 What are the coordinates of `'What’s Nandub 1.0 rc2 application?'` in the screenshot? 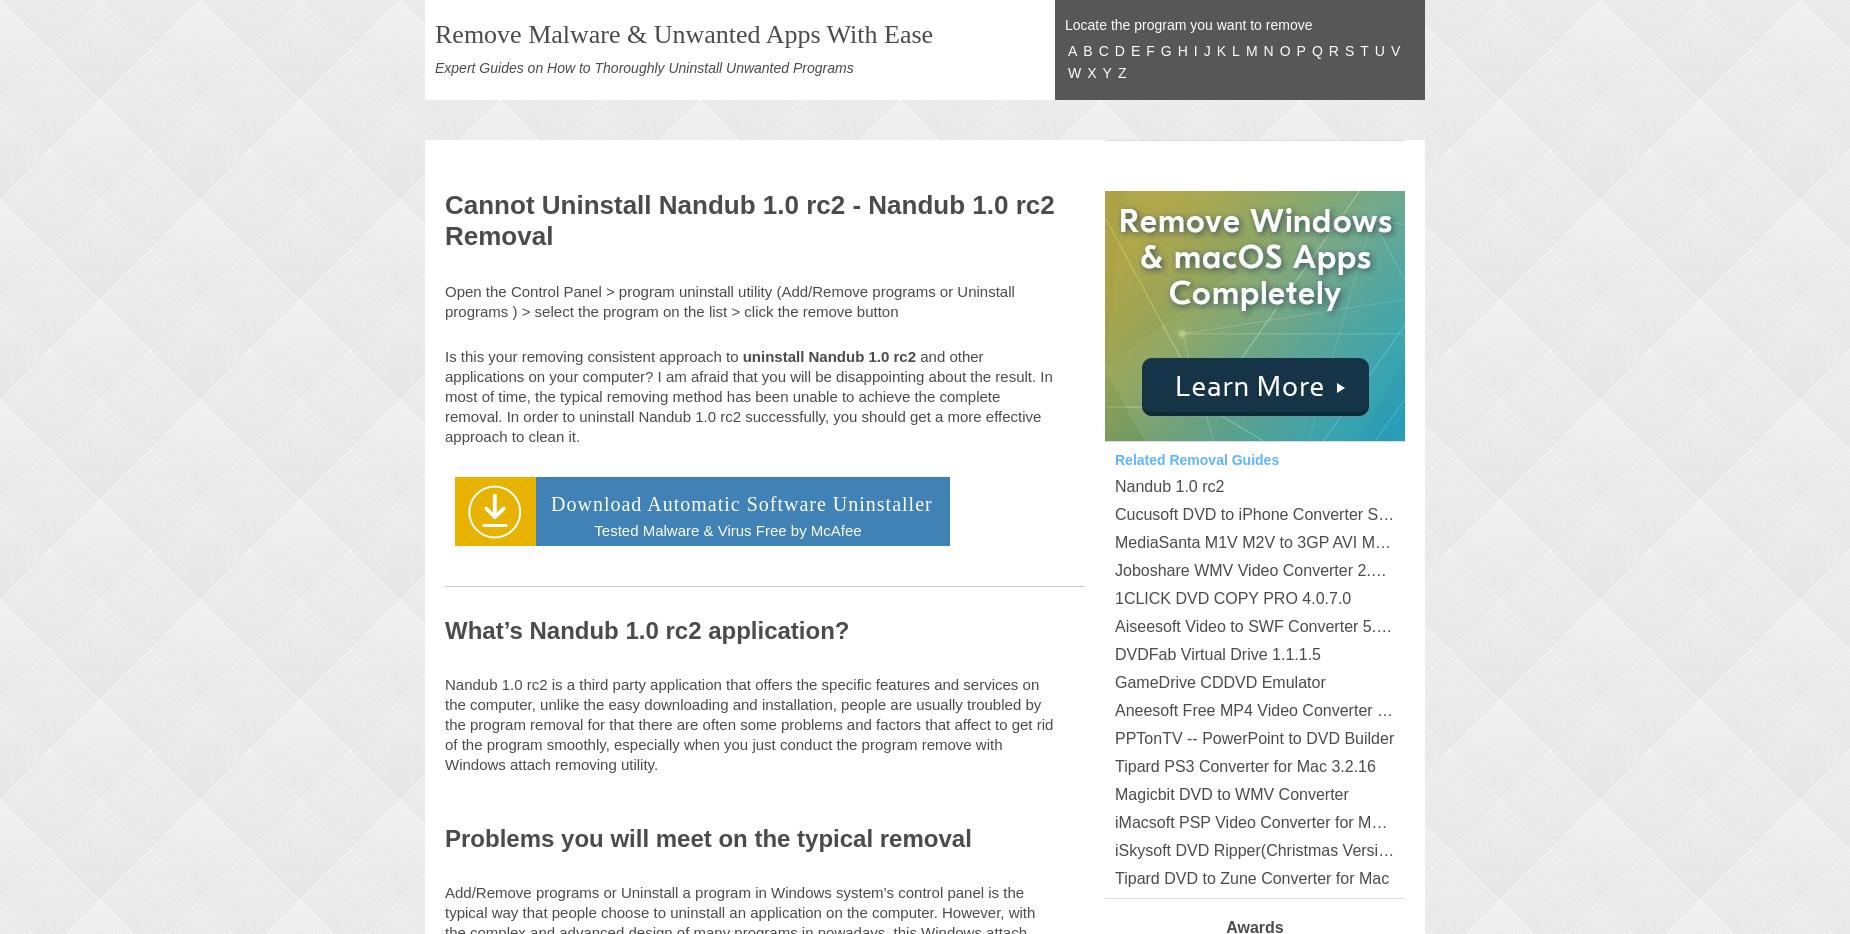 It's located at (646, 630).